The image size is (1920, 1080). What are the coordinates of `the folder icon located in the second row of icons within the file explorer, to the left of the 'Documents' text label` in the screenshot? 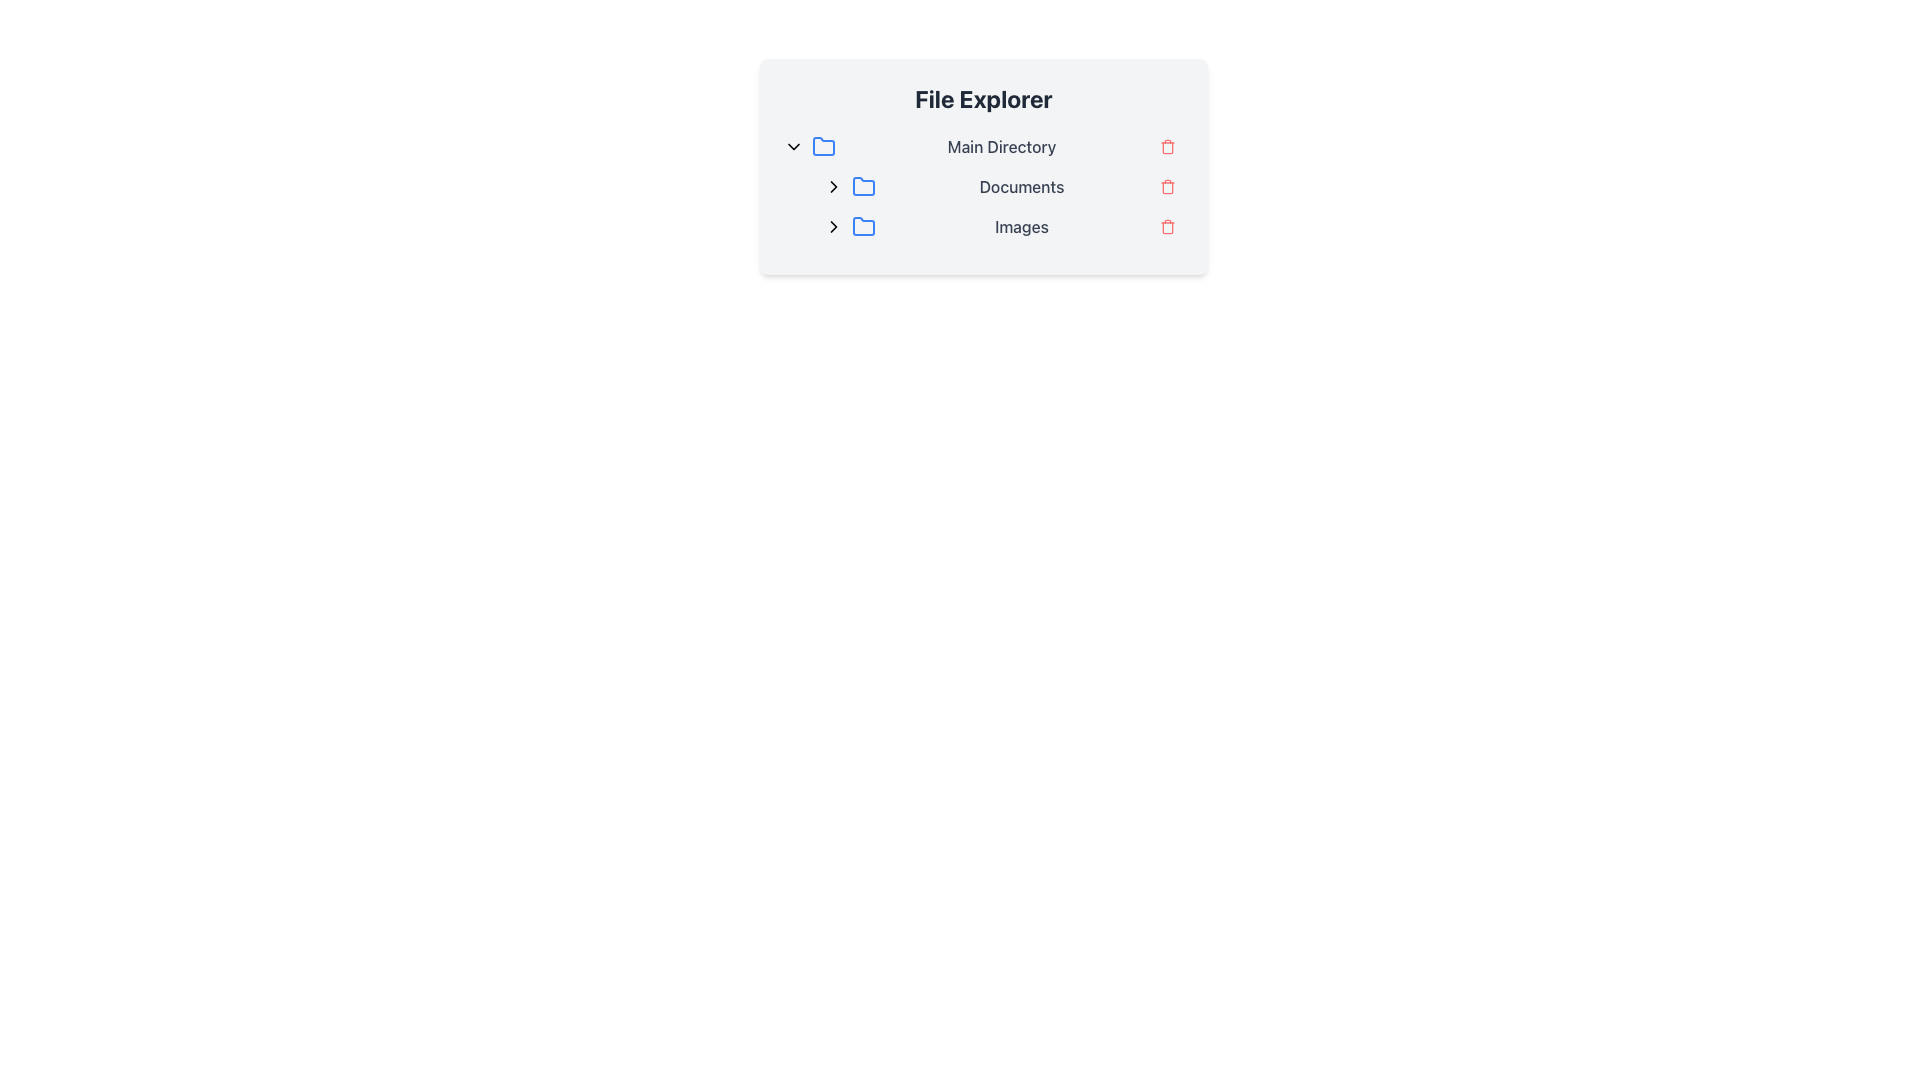 It's located at (864, 186).